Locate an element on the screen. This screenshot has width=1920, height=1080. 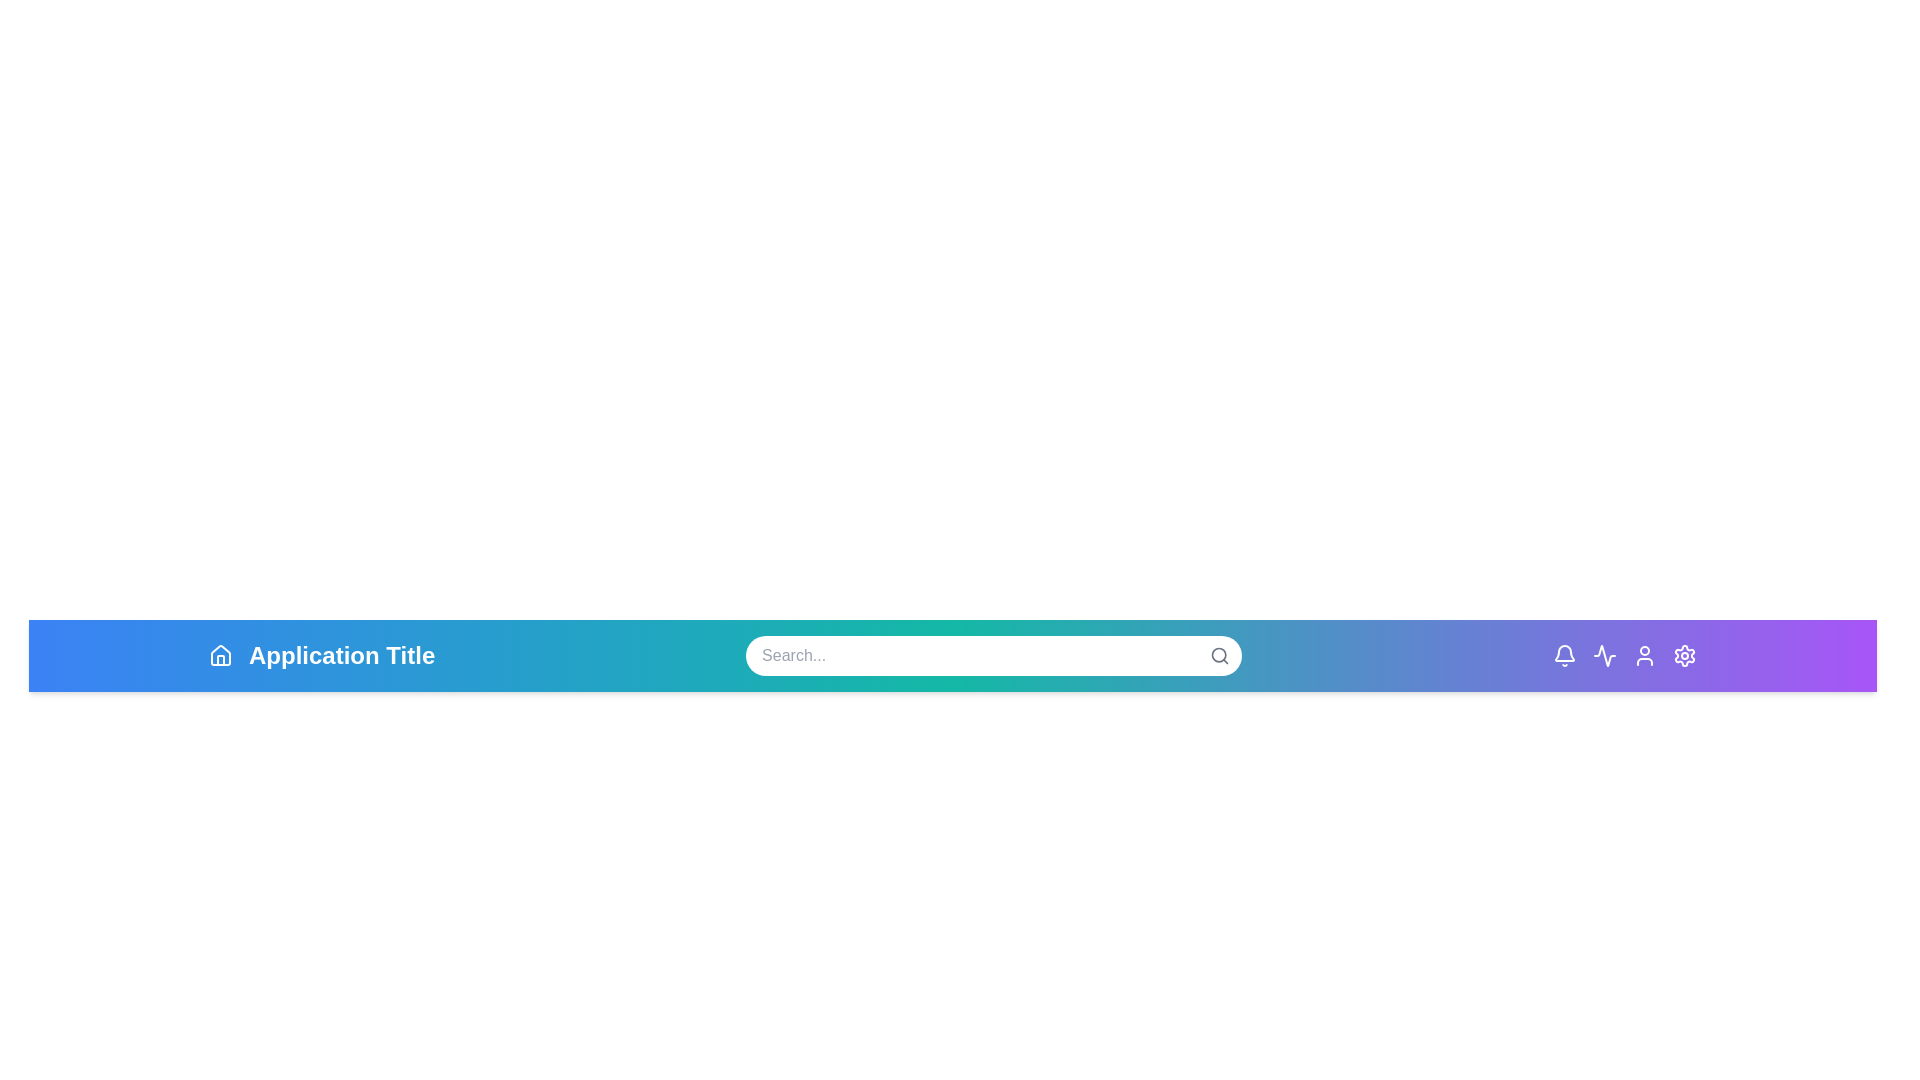
the settings icon to open the settings menu is located at coordinates (1683, 655).